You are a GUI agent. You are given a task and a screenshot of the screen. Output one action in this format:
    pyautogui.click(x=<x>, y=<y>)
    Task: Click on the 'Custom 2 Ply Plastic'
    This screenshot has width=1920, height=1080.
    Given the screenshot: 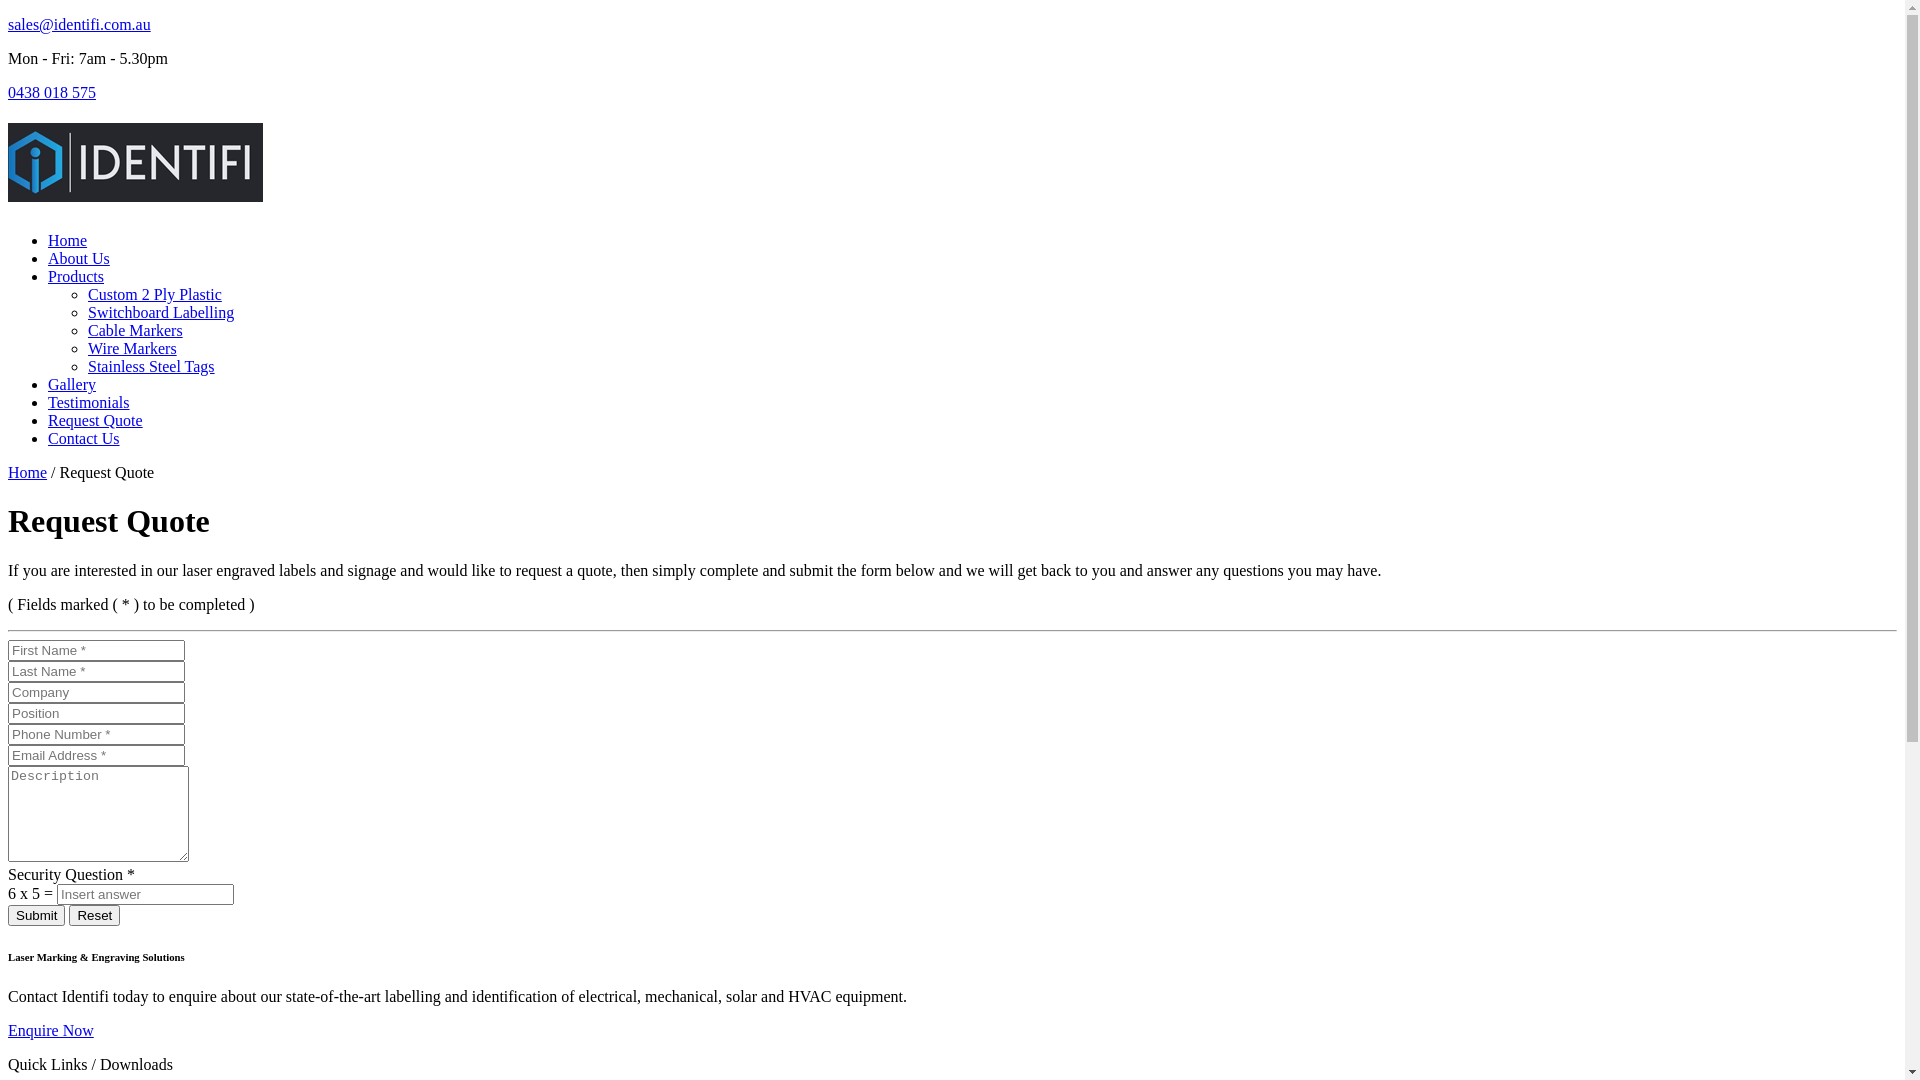 What is the action you would take?
    pyautogui.click(x=86, y=294)
    